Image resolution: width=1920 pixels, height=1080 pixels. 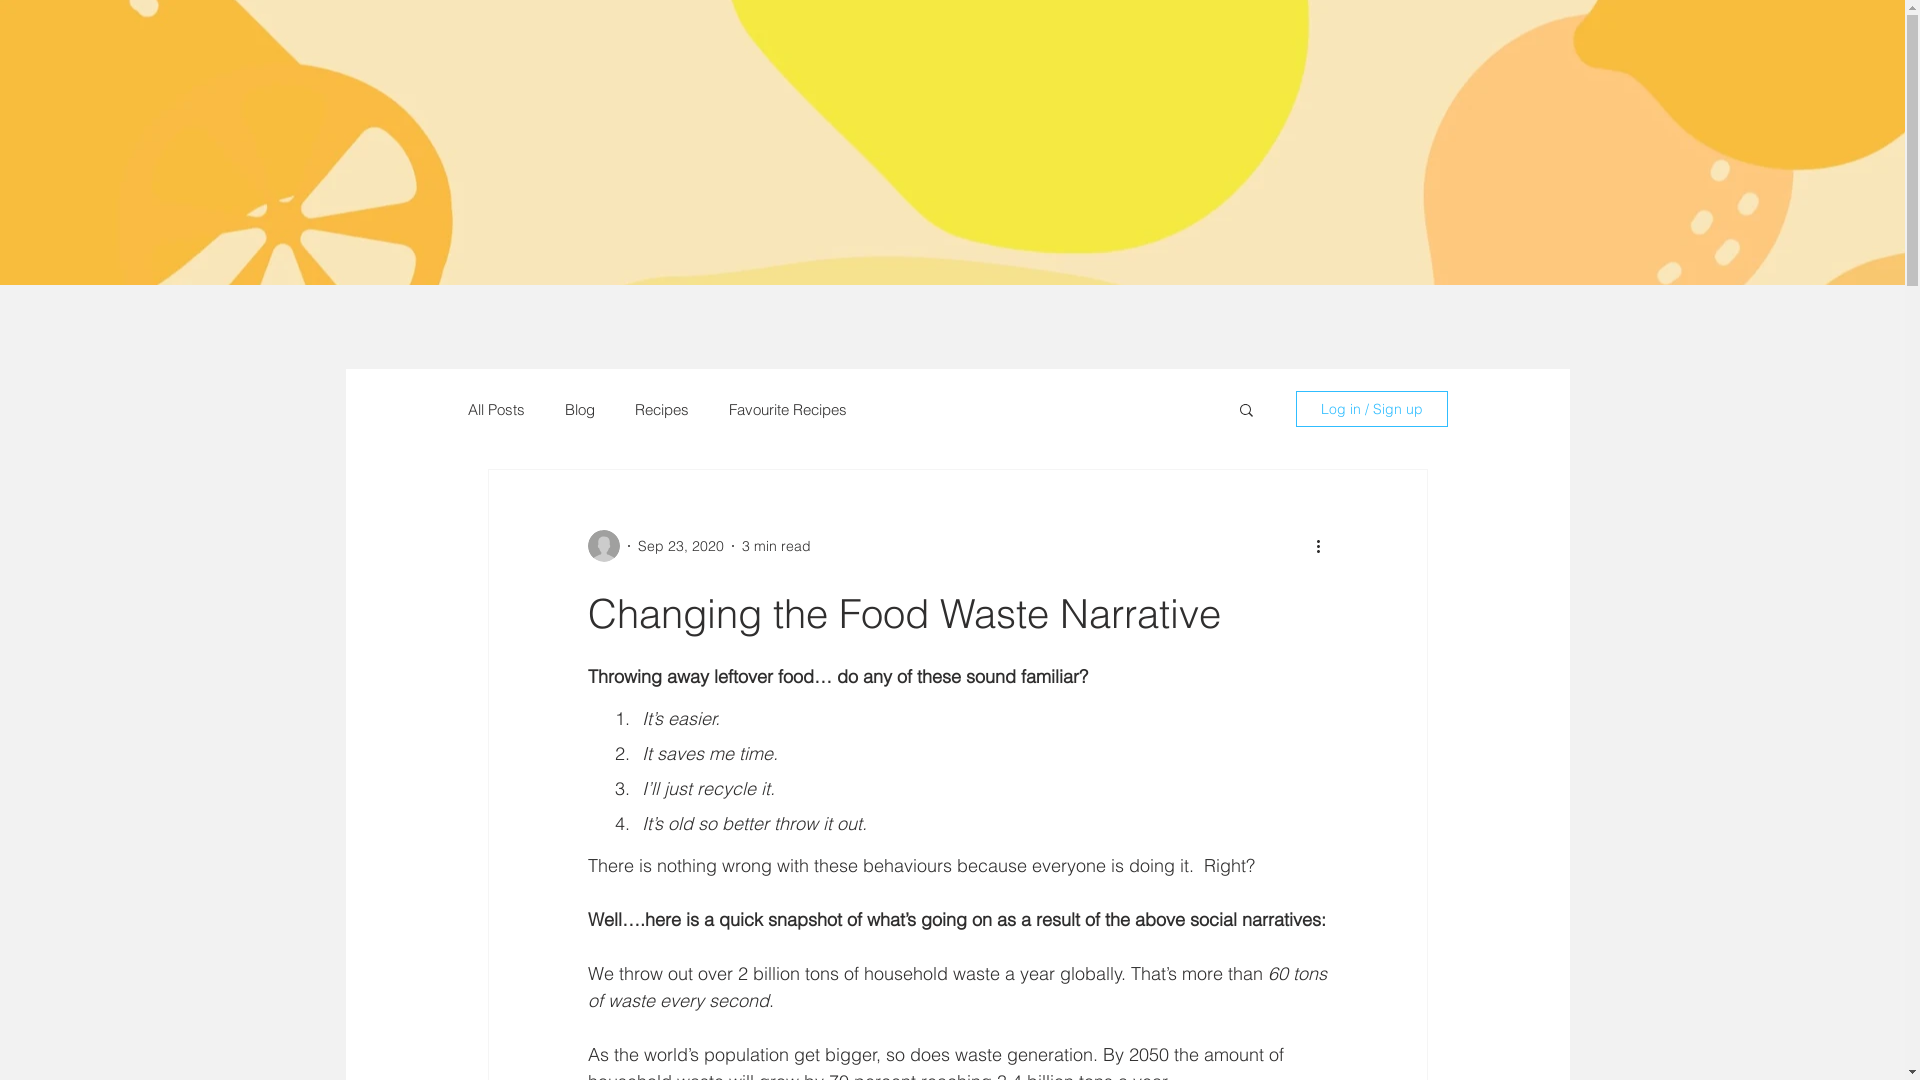 What do you see at coordinates (496, 408) in the screenshot?
I see `'All Posts'` at bounding box center [496, 408].